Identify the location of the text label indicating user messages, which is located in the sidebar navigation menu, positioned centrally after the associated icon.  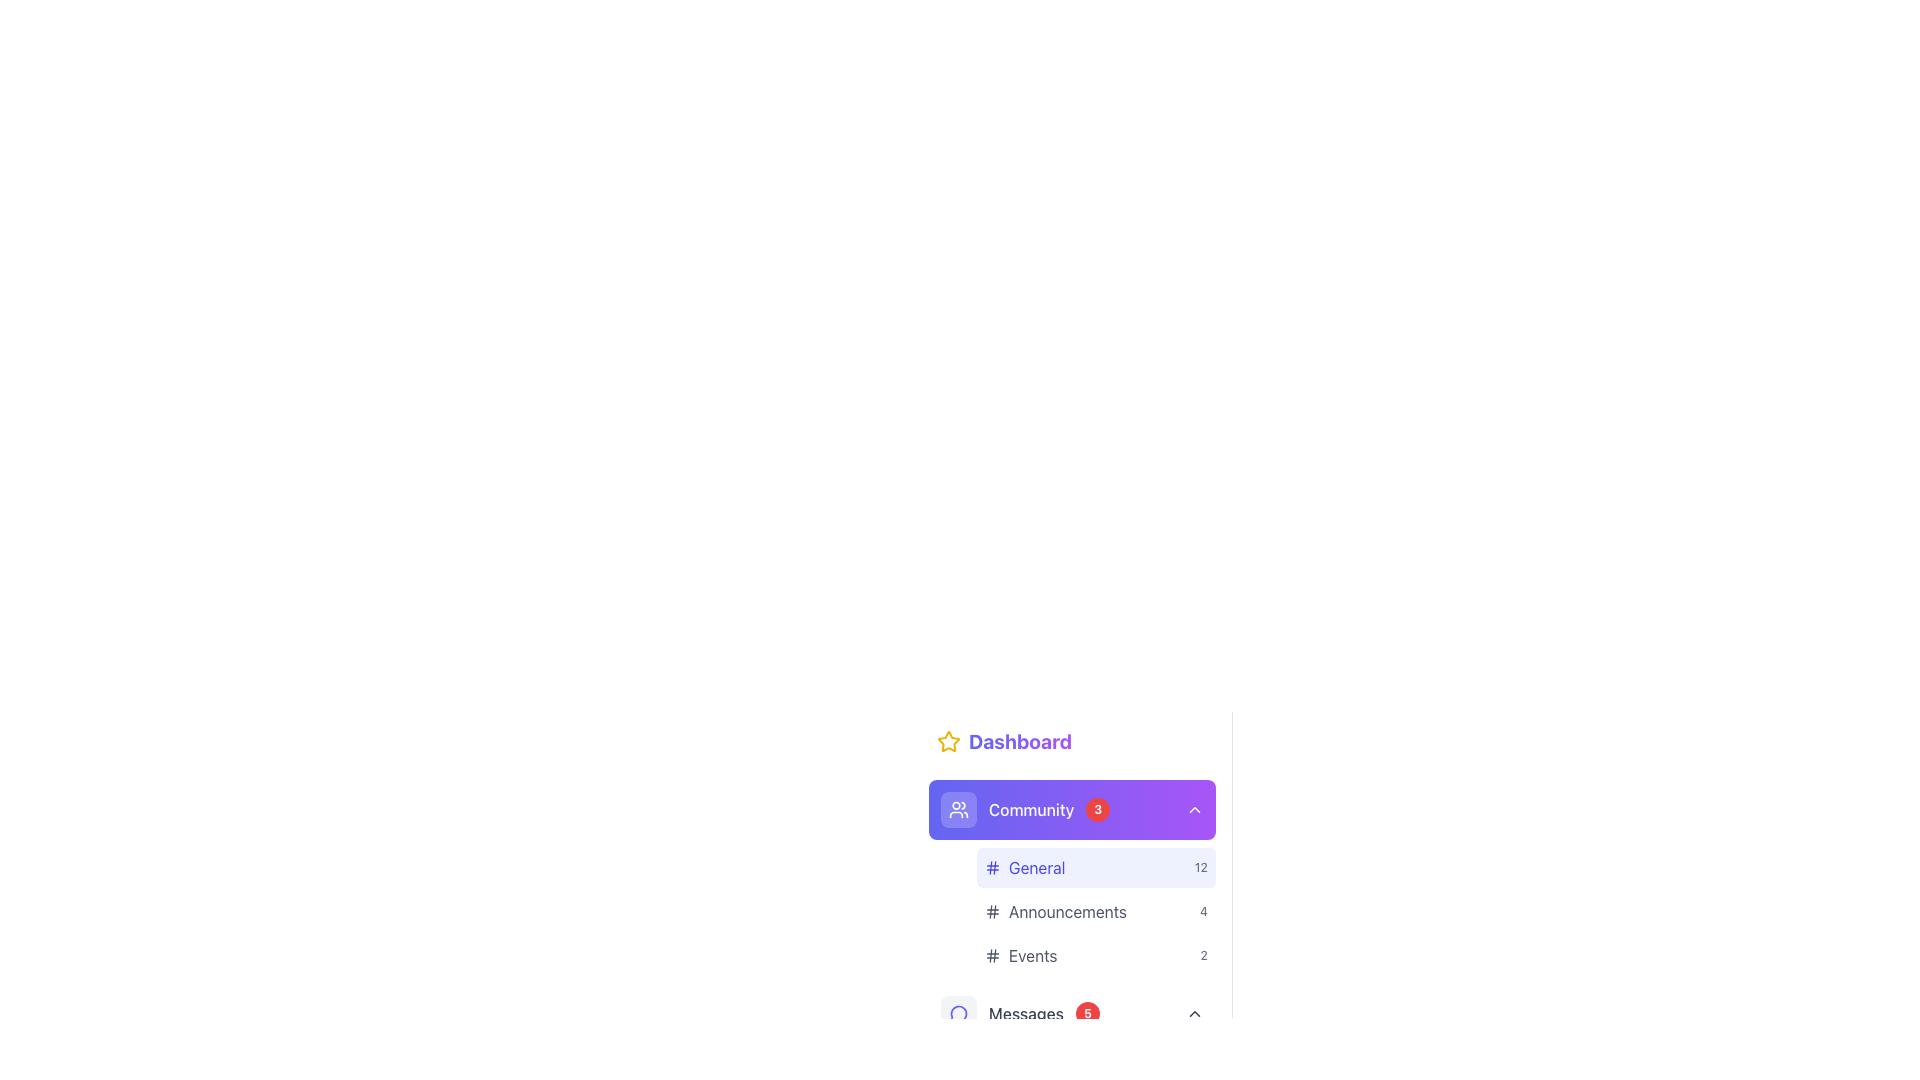
(1026, 1014).